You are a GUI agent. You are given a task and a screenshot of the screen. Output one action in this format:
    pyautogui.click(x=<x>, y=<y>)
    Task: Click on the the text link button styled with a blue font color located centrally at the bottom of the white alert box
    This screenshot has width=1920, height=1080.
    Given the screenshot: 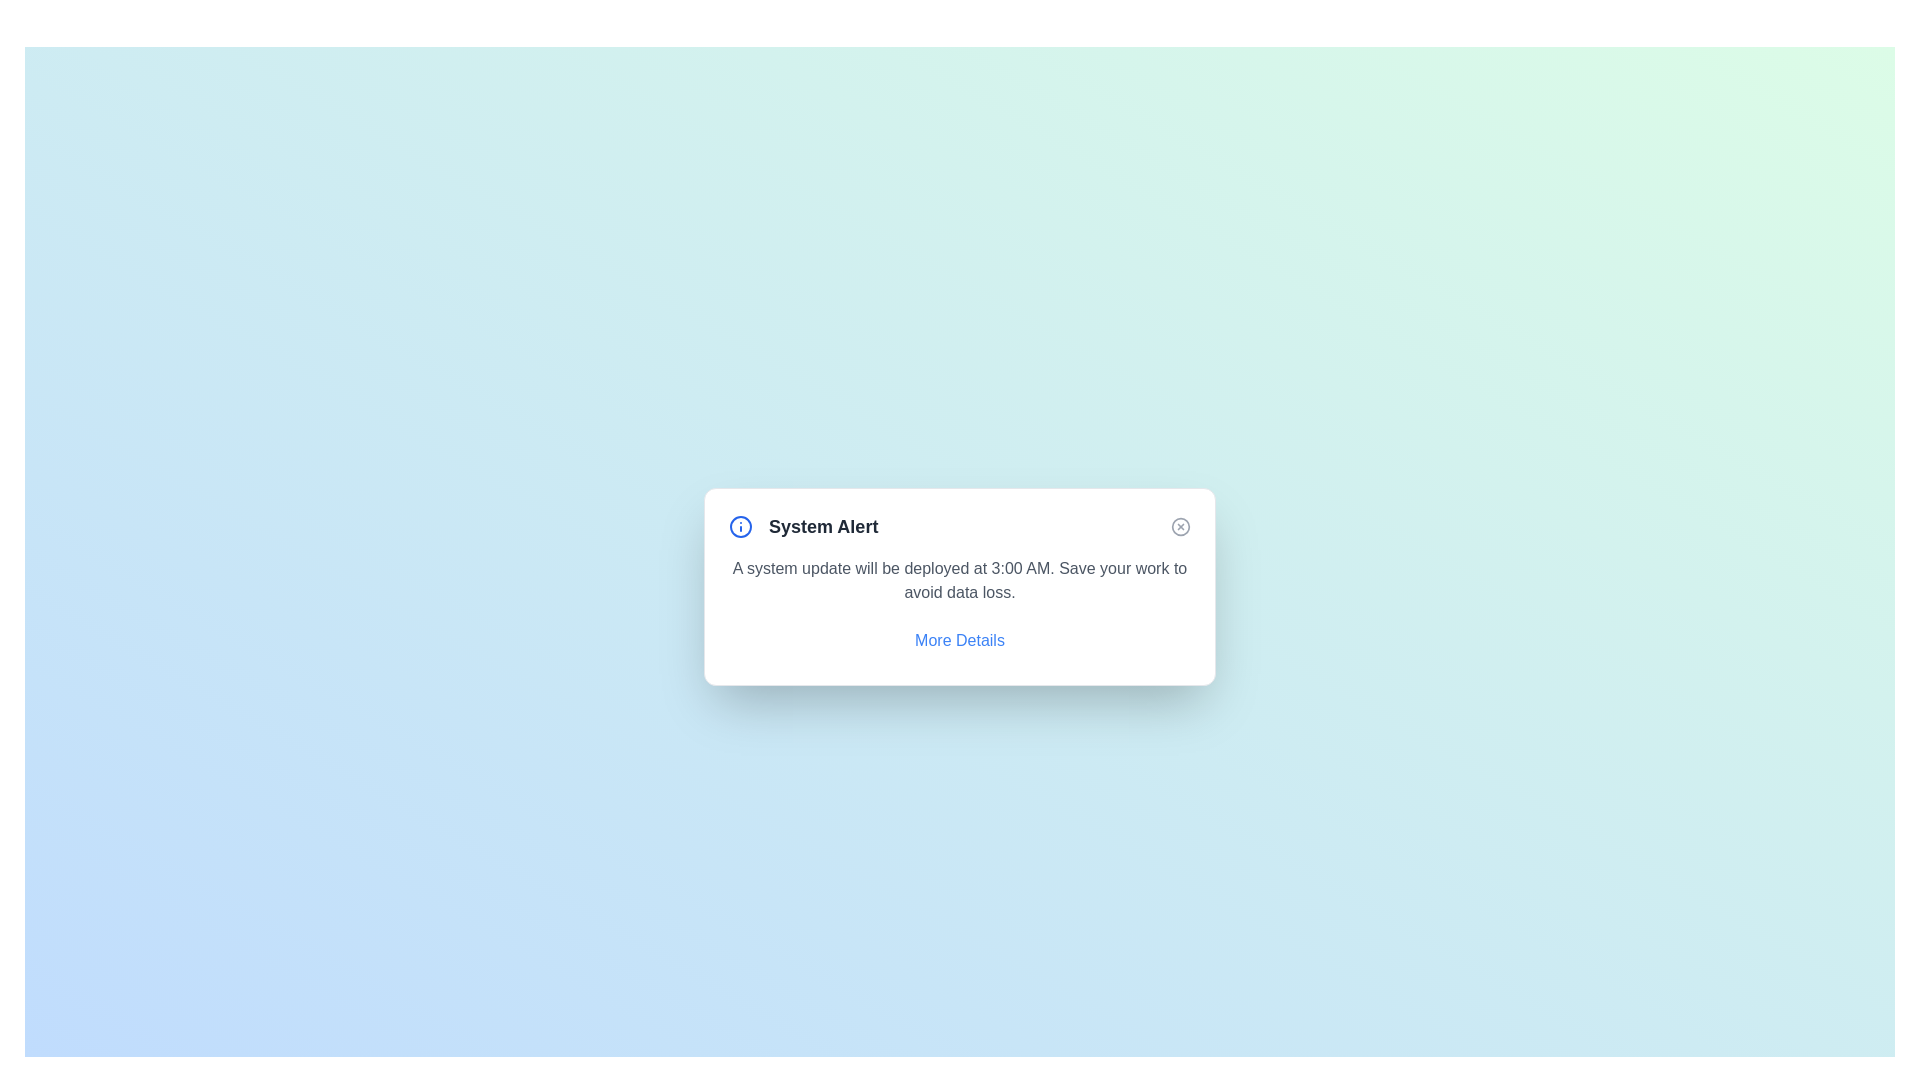 What is the action you would take?
    pyautogui.click(x=960, y=640)
    